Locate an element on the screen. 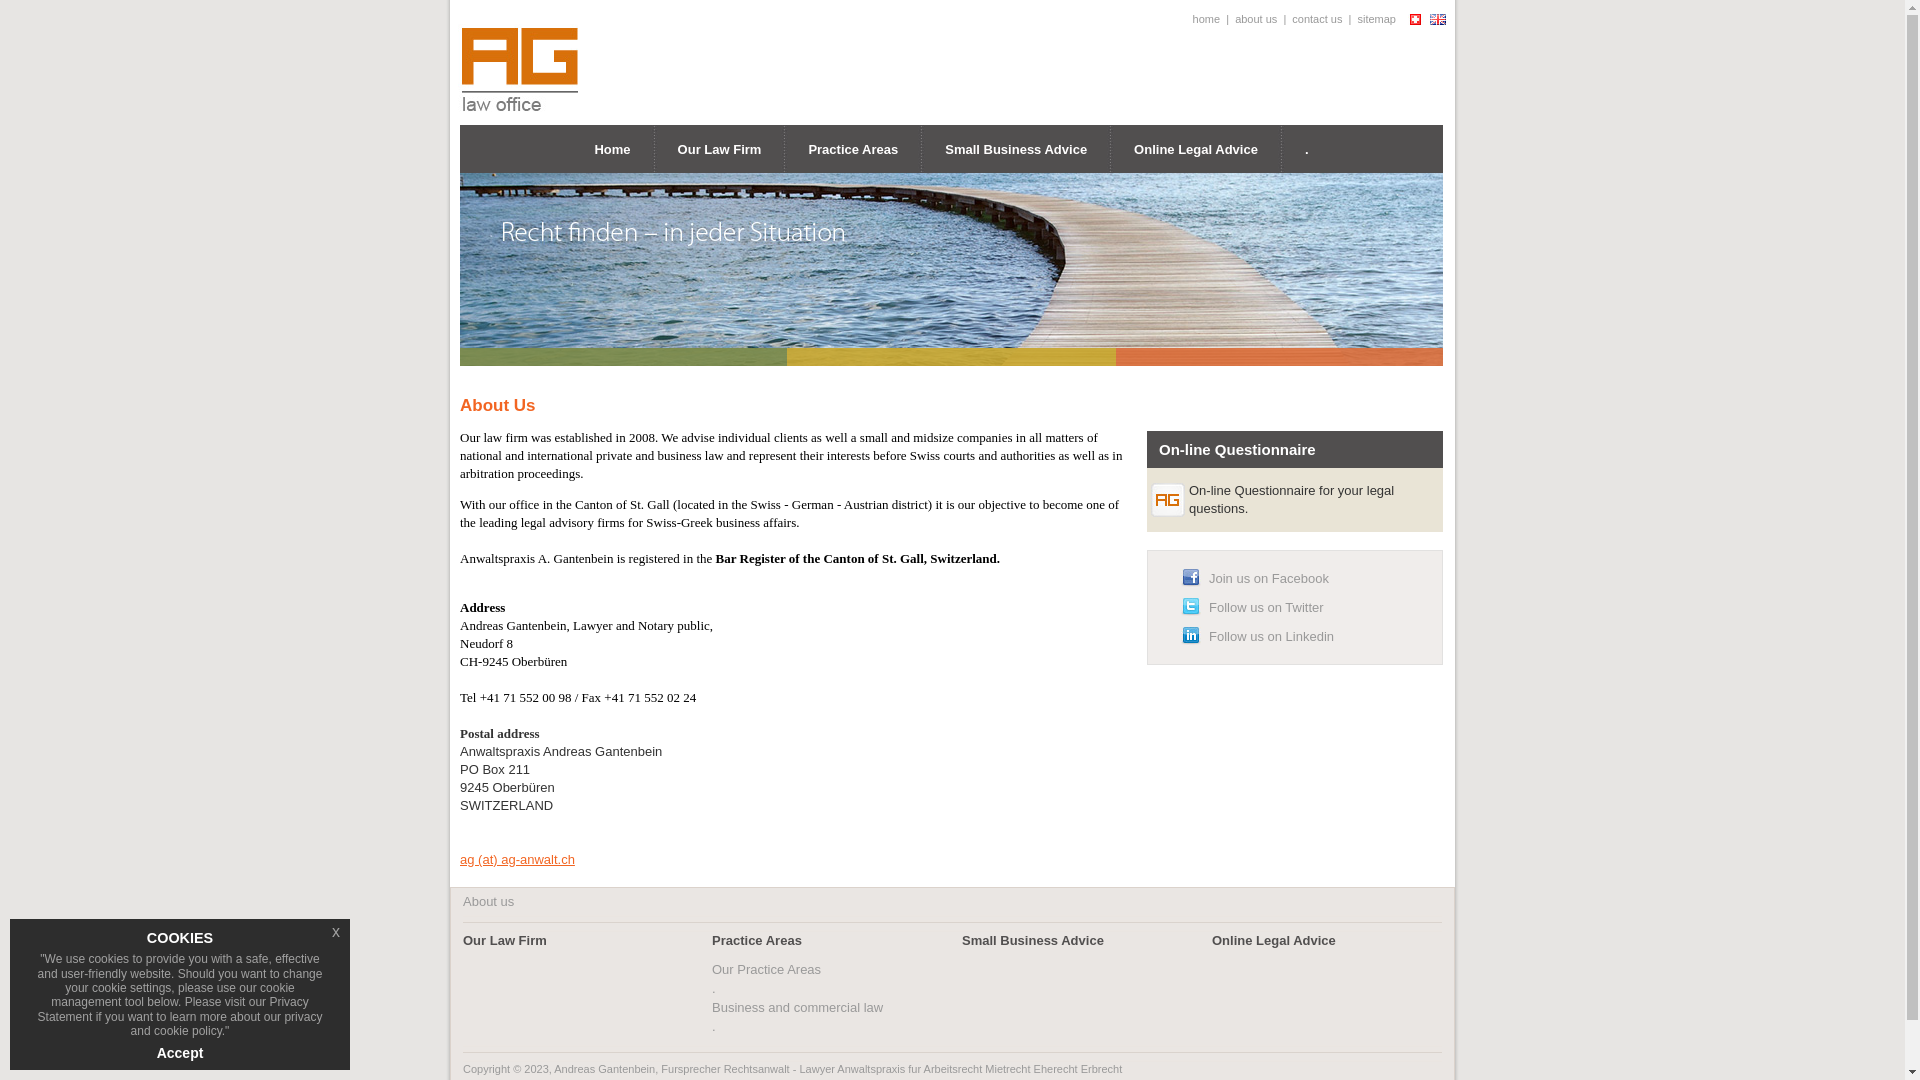 Image resolution: width=1920 pixels, height=1080 pixels. 'Business and commercial law' is located at coordinates (796, 1007).